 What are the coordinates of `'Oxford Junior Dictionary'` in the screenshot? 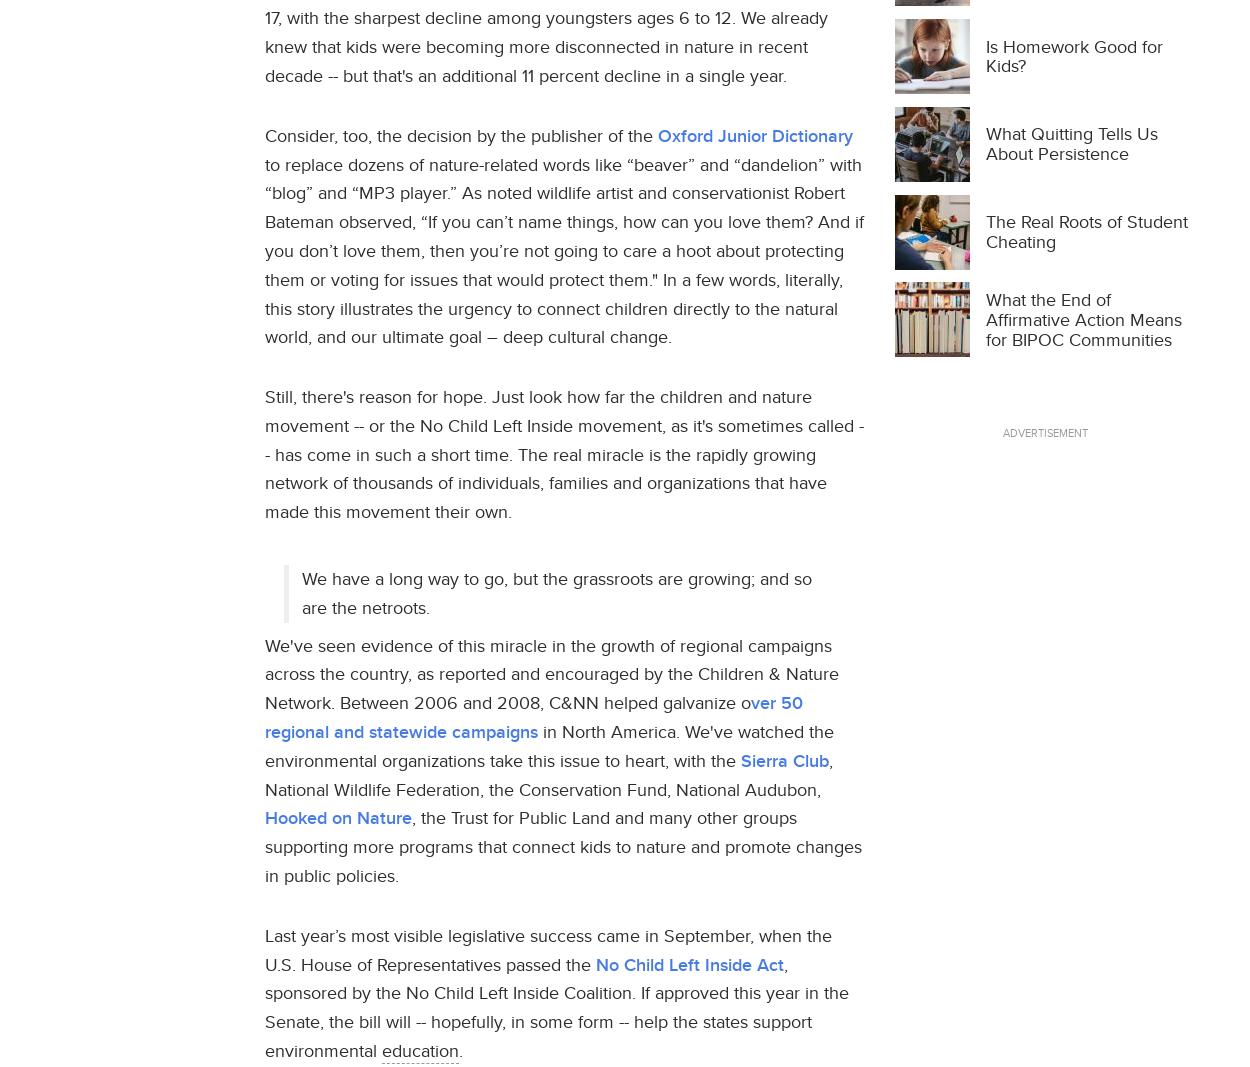 It's located at (755, 133).